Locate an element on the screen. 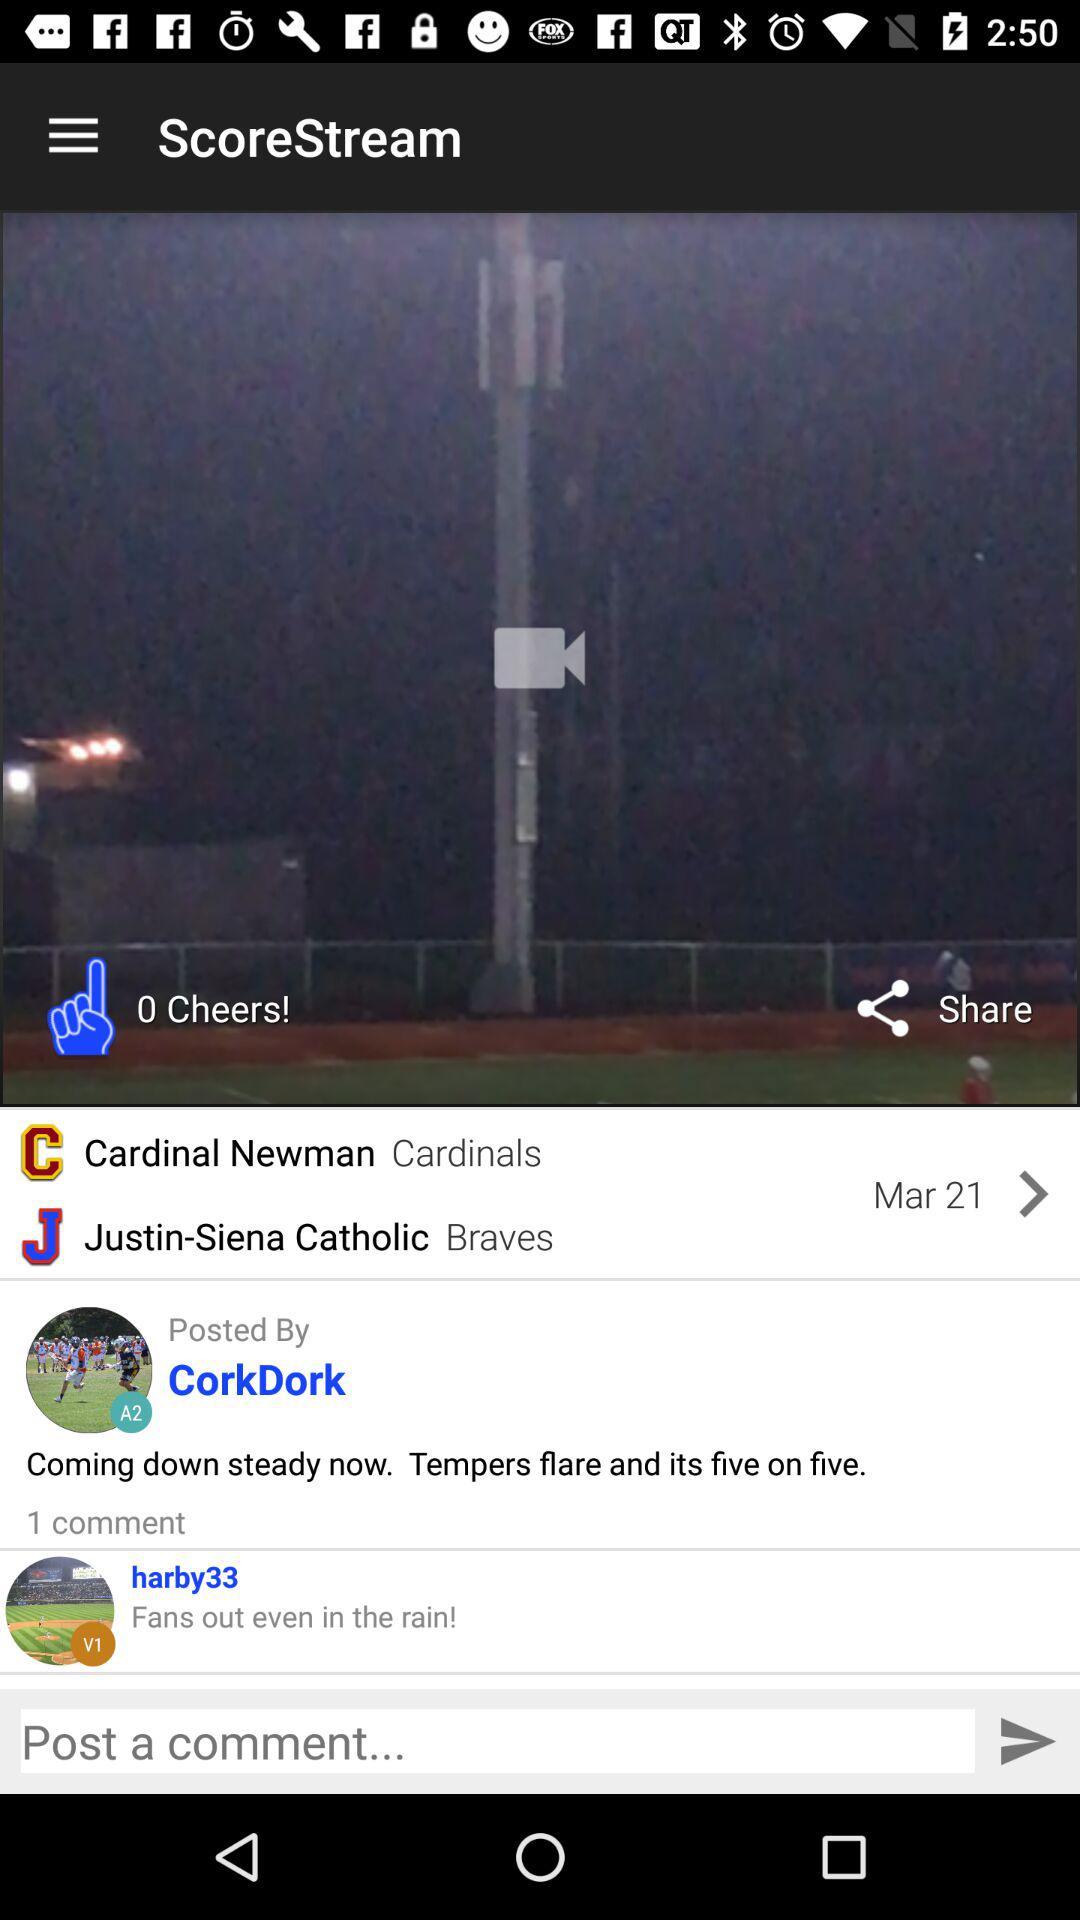 The image size is (1080, 1920). the send icon is located at coordinates (1027, 1740).